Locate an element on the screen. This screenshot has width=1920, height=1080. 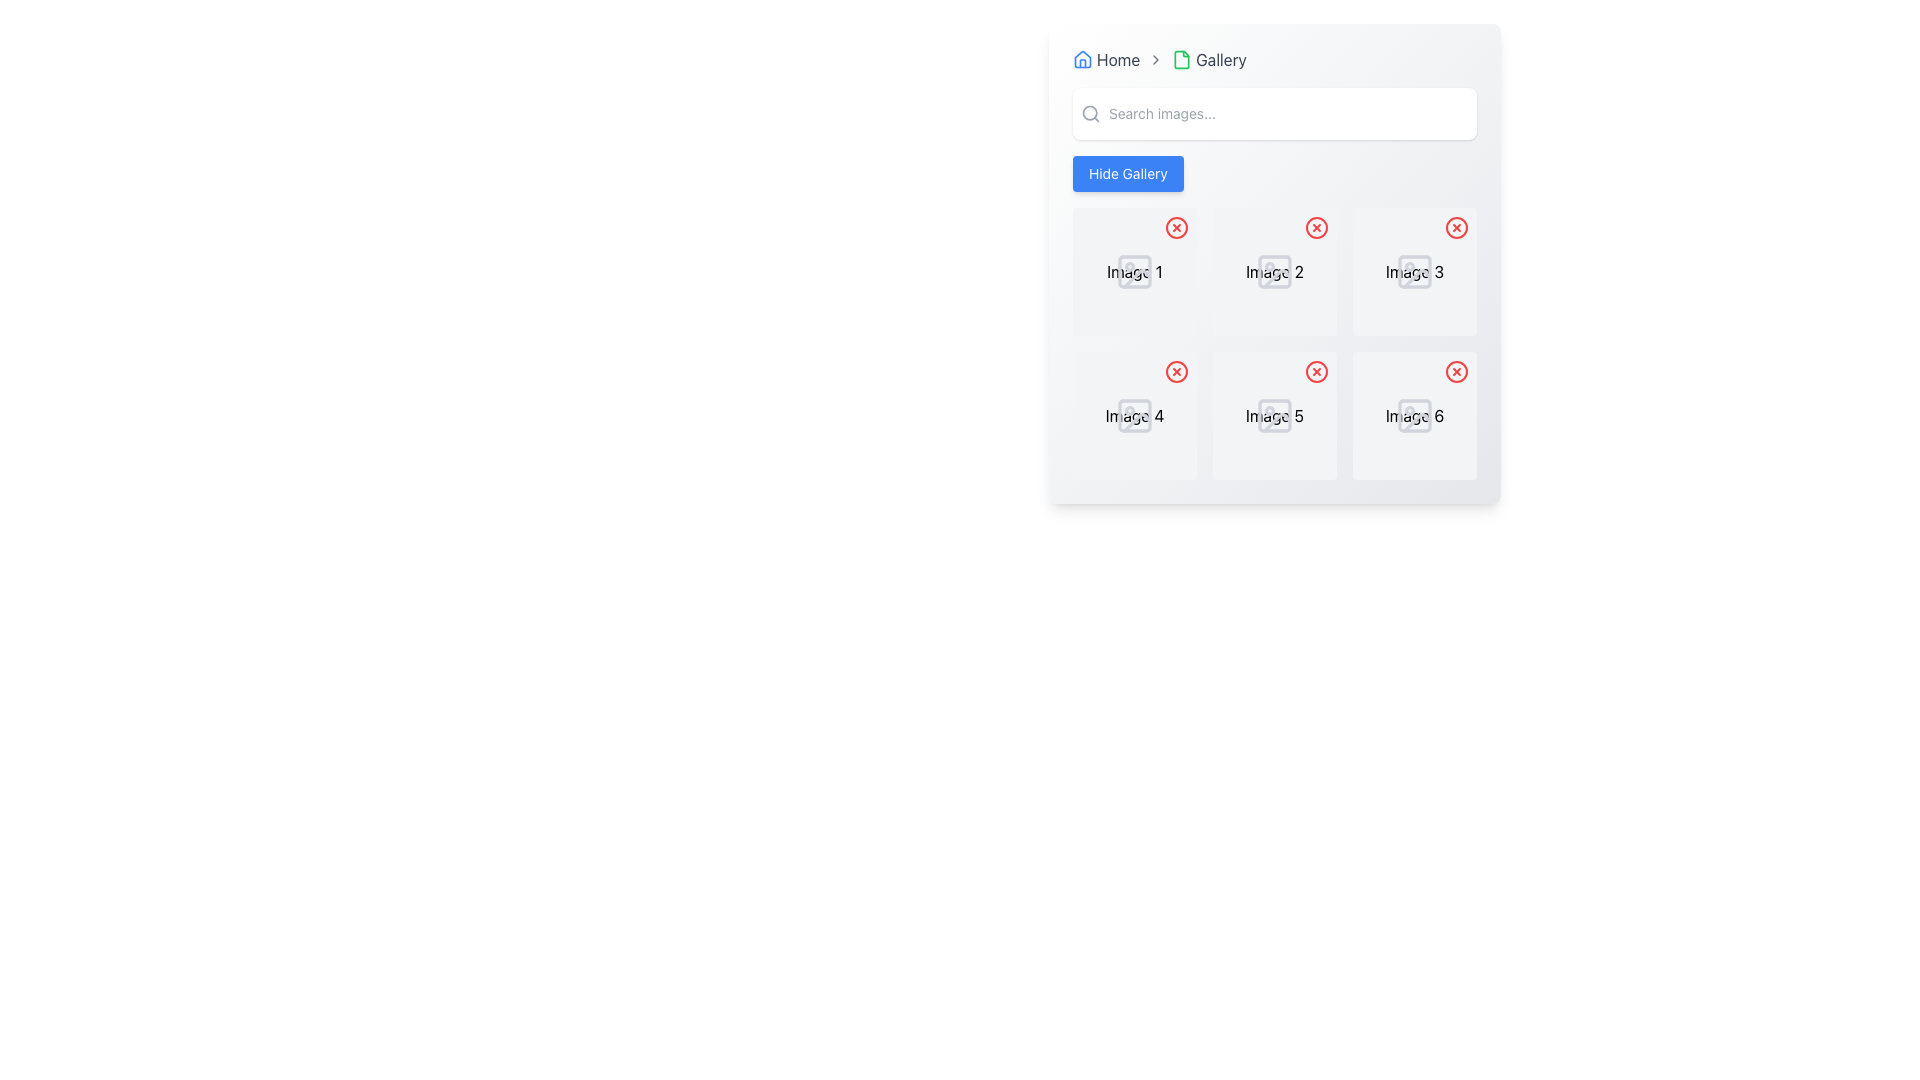
the search icon located at the leftmost side of the header section is located at coordinates (1089, 114).